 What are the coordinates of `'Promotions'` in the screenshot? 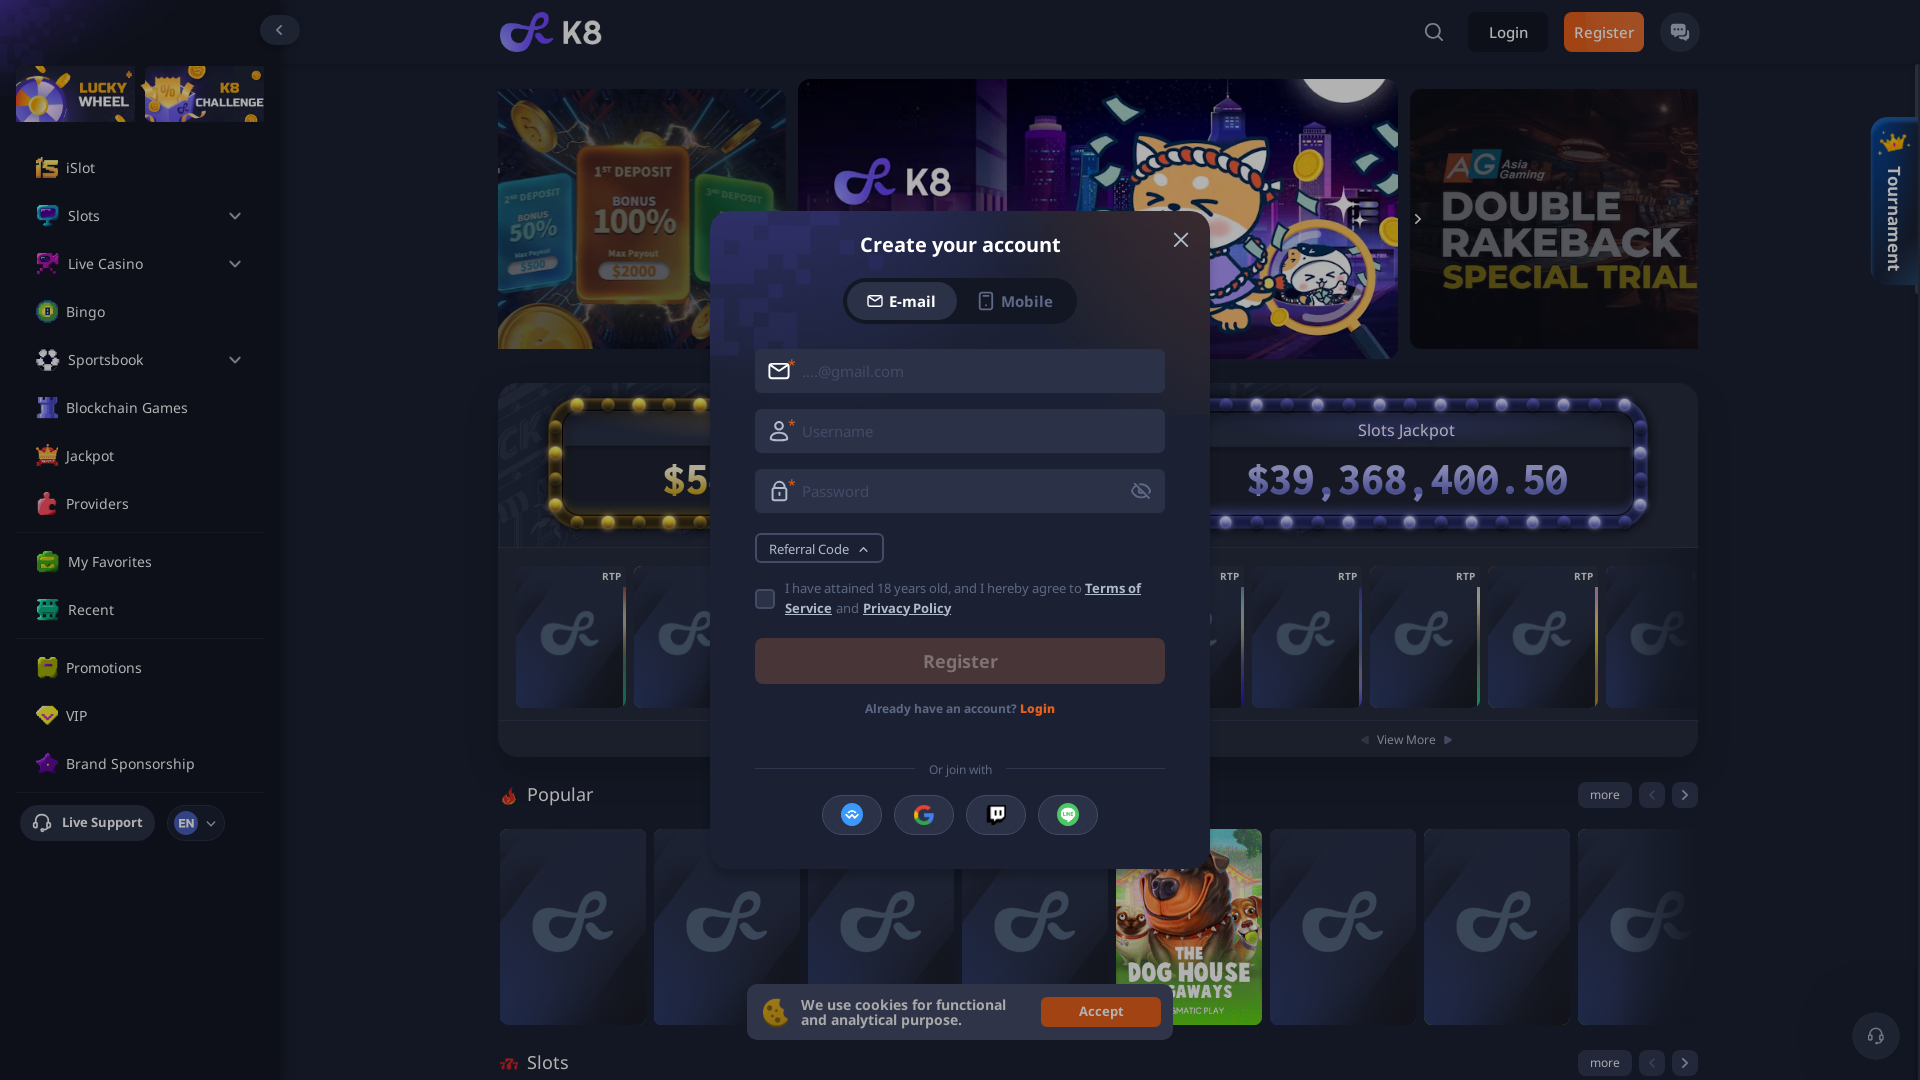 It's located at (66, 667).